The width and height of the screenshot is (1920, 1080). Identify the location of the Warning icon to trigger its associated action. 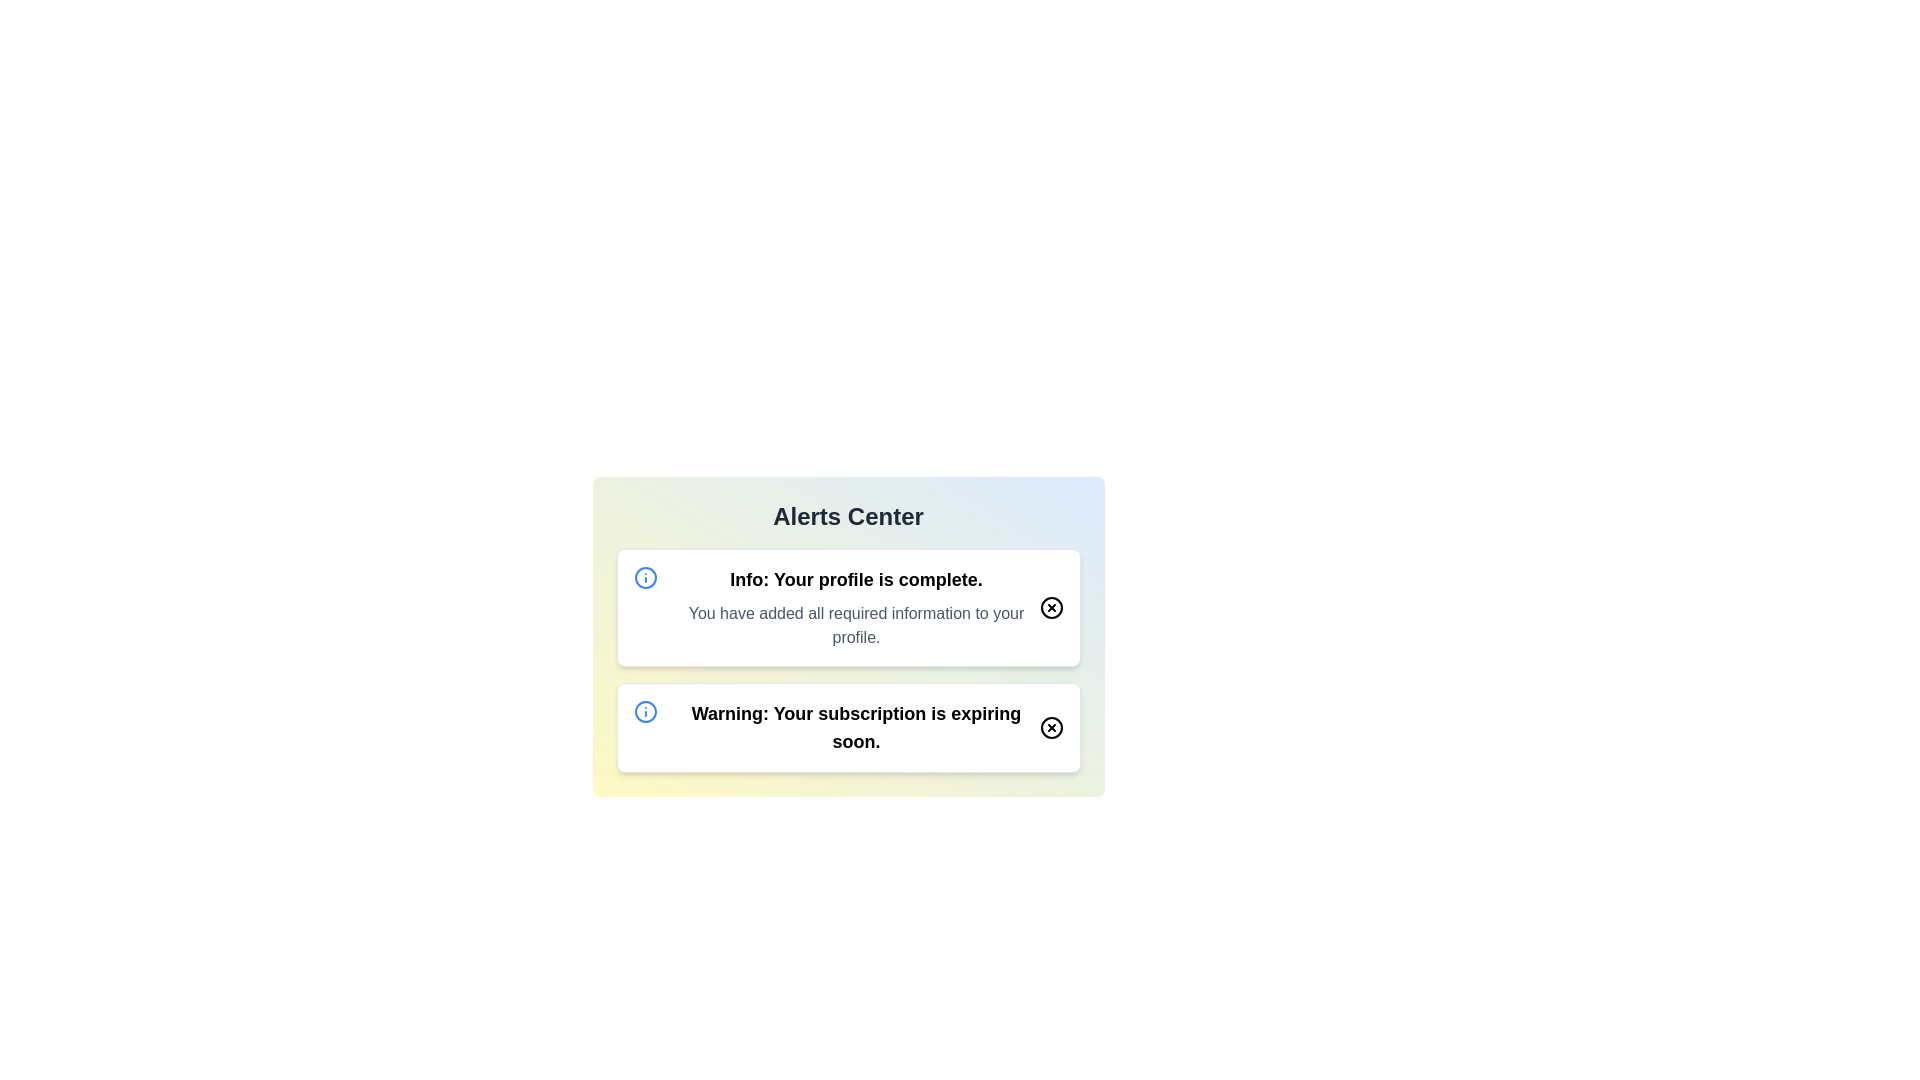
(645, 711).